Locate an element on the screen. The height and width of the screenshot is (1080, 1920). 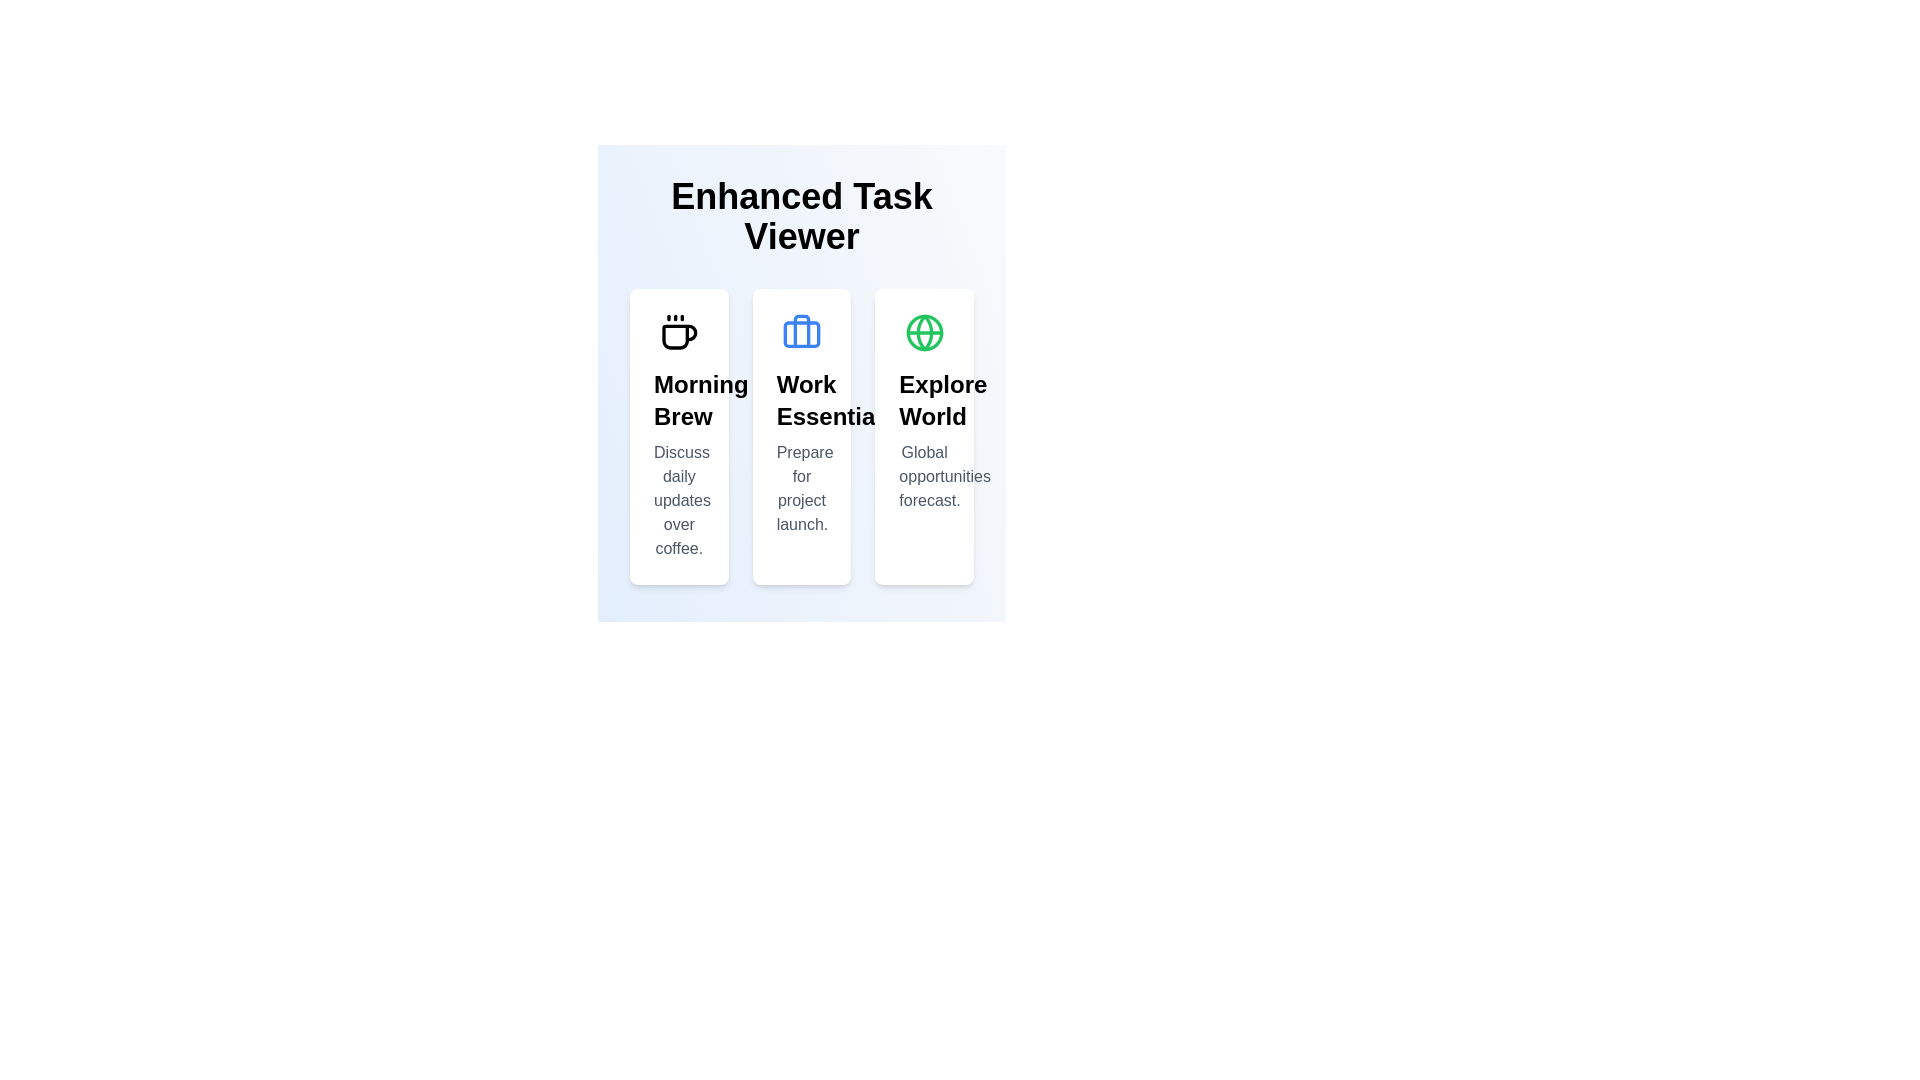
the 'Work Essentials' Text Label, which identifies the section and is located in the middle column of a three-column layout, positioned below an icon and above the subtitle 'Prepare for project launch' is located at coordinates (801, 401).